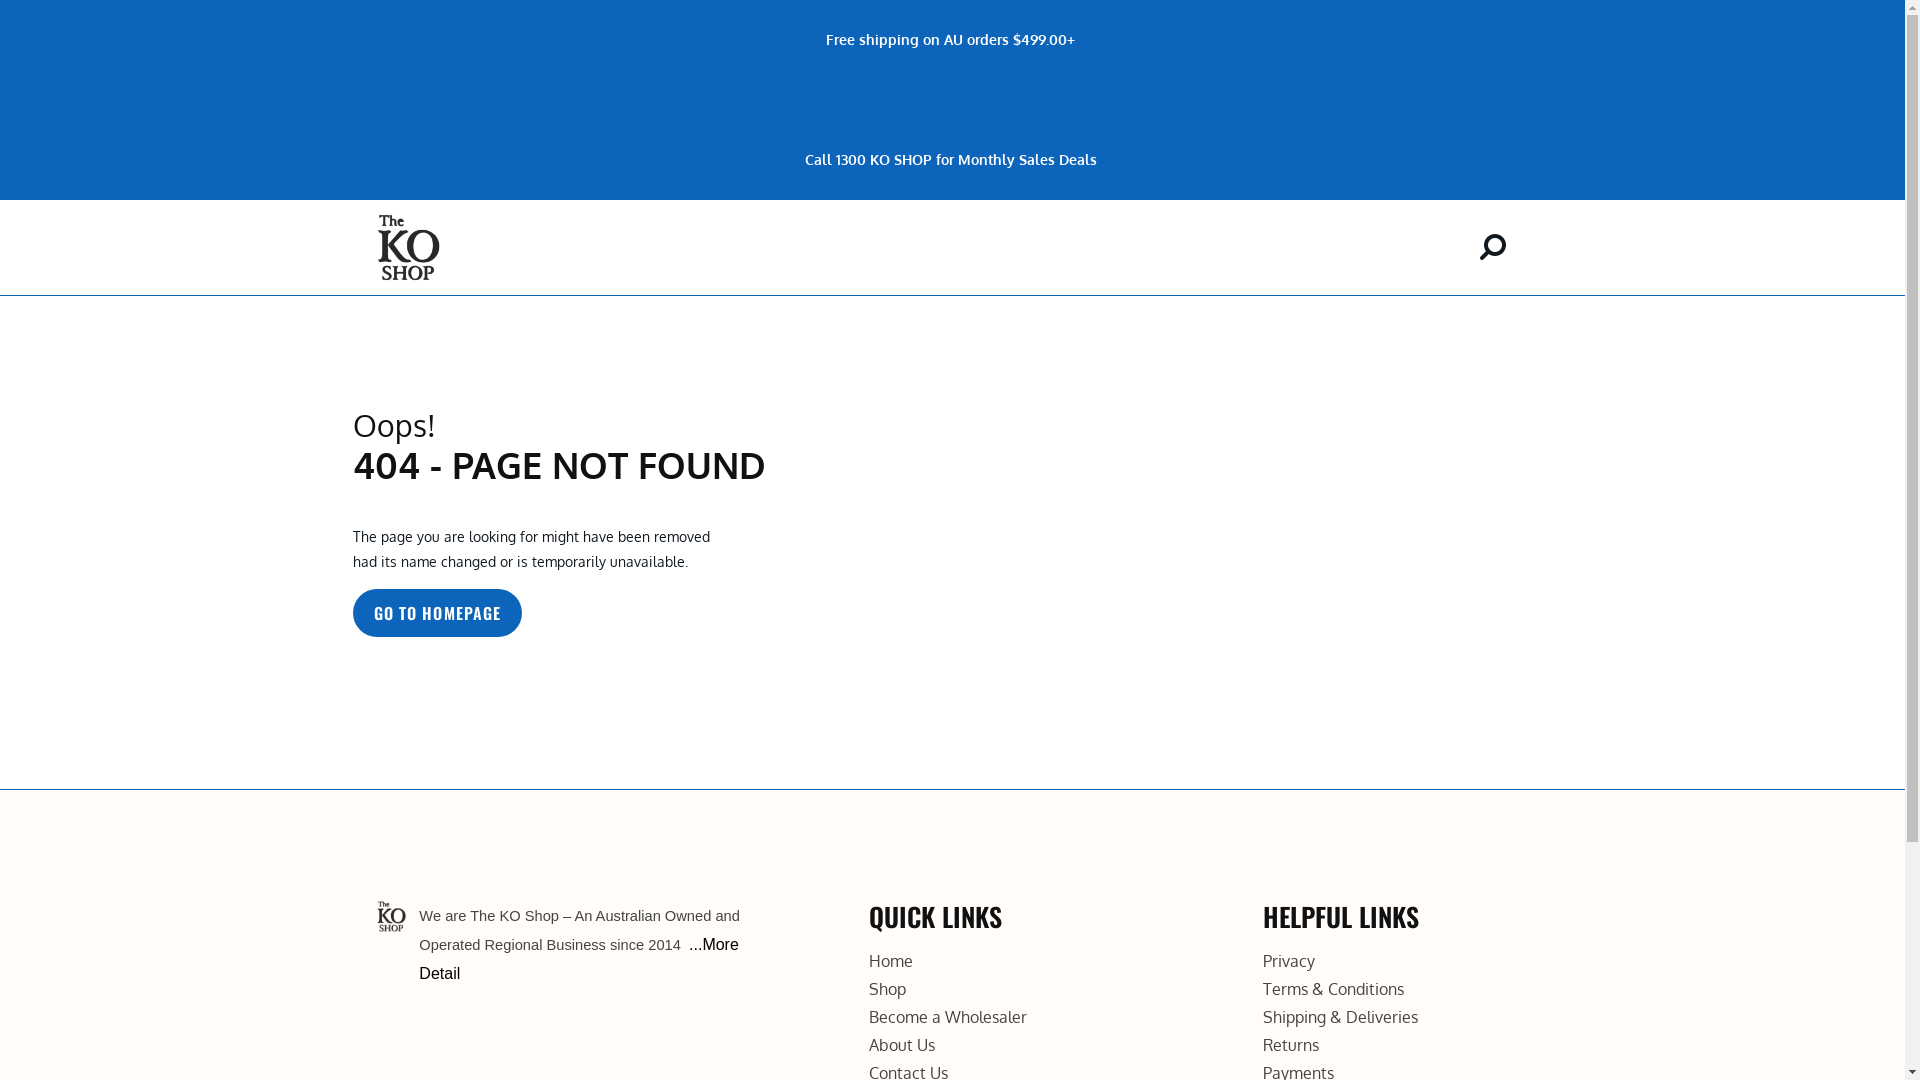 The height and width of the screenshot is (1080, 1920). I want to click on 'Shipping & Deliveries', so click(1340, 1017).